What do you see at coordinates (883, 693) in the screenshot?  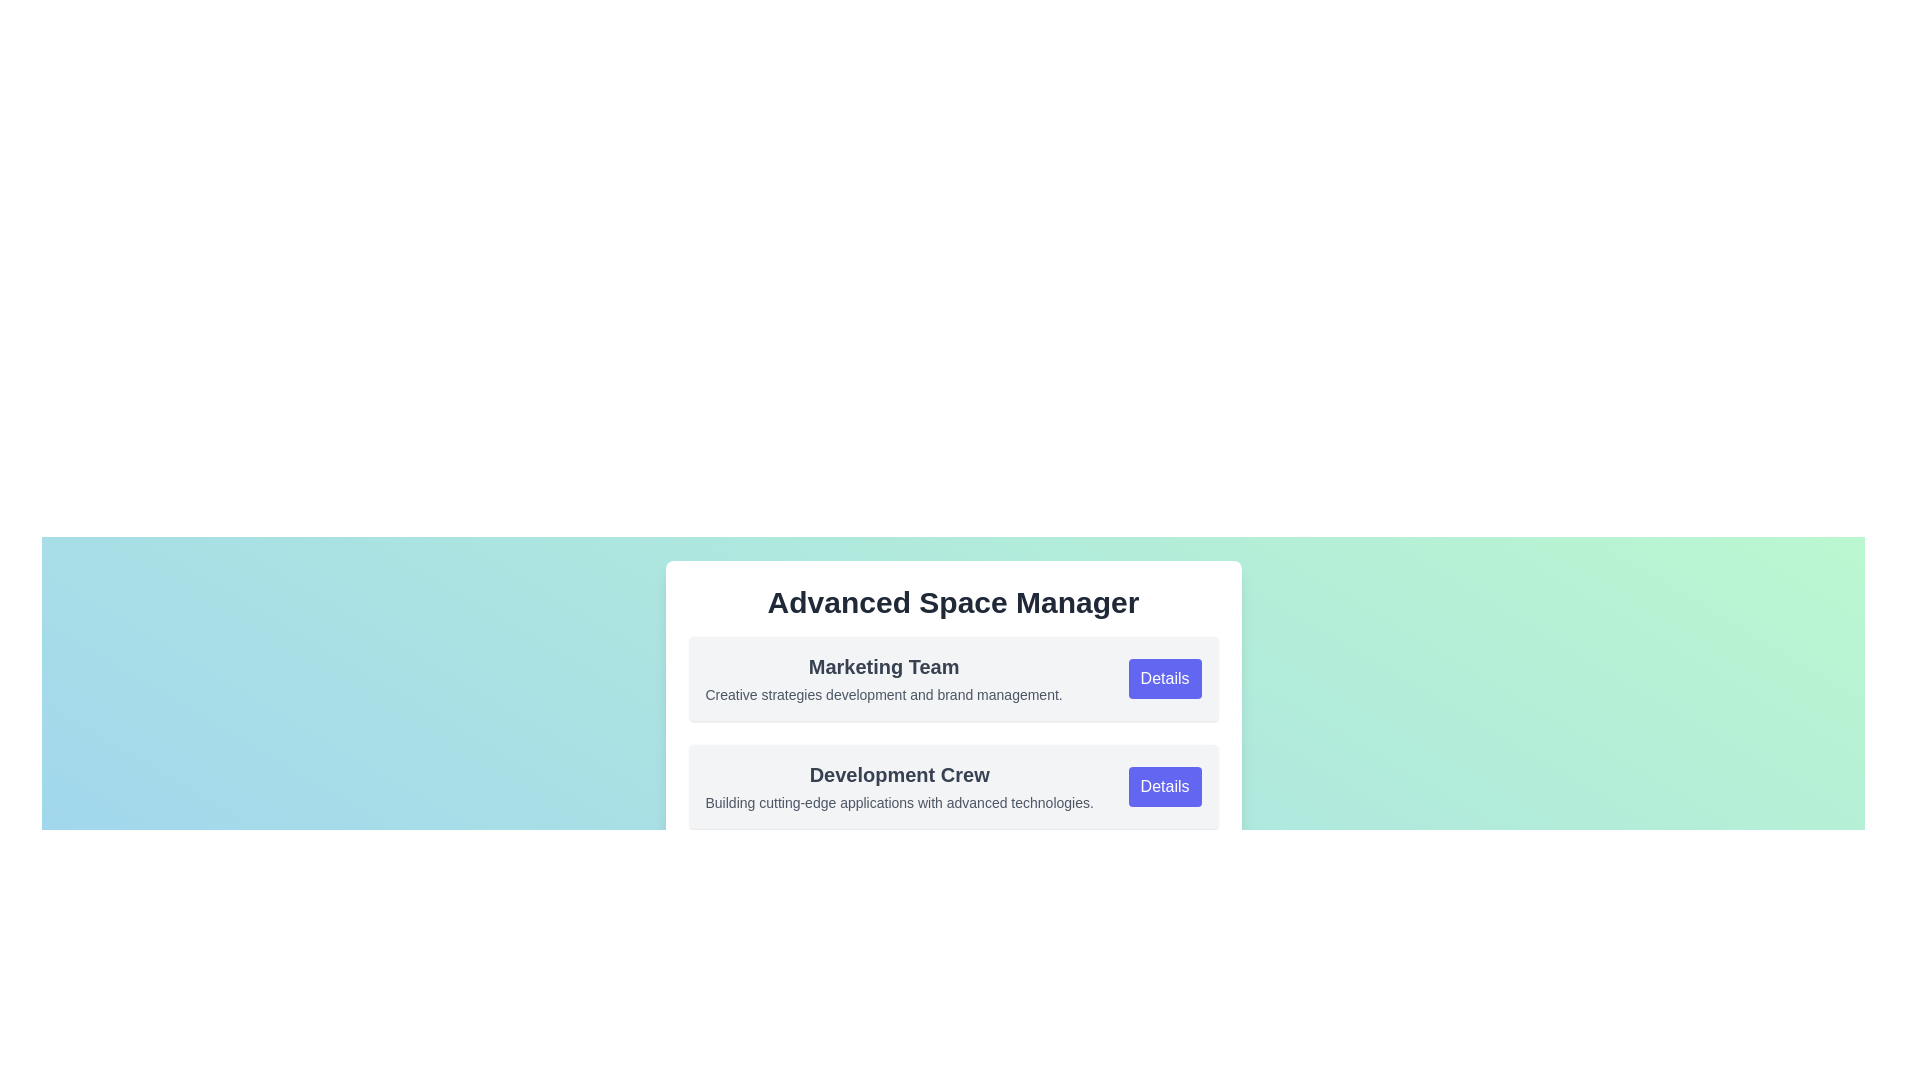 I see `the static text label providing additional description for the 'Marketing Team', located directly below the header and centered horizontally` at bounding box center [883, 693].